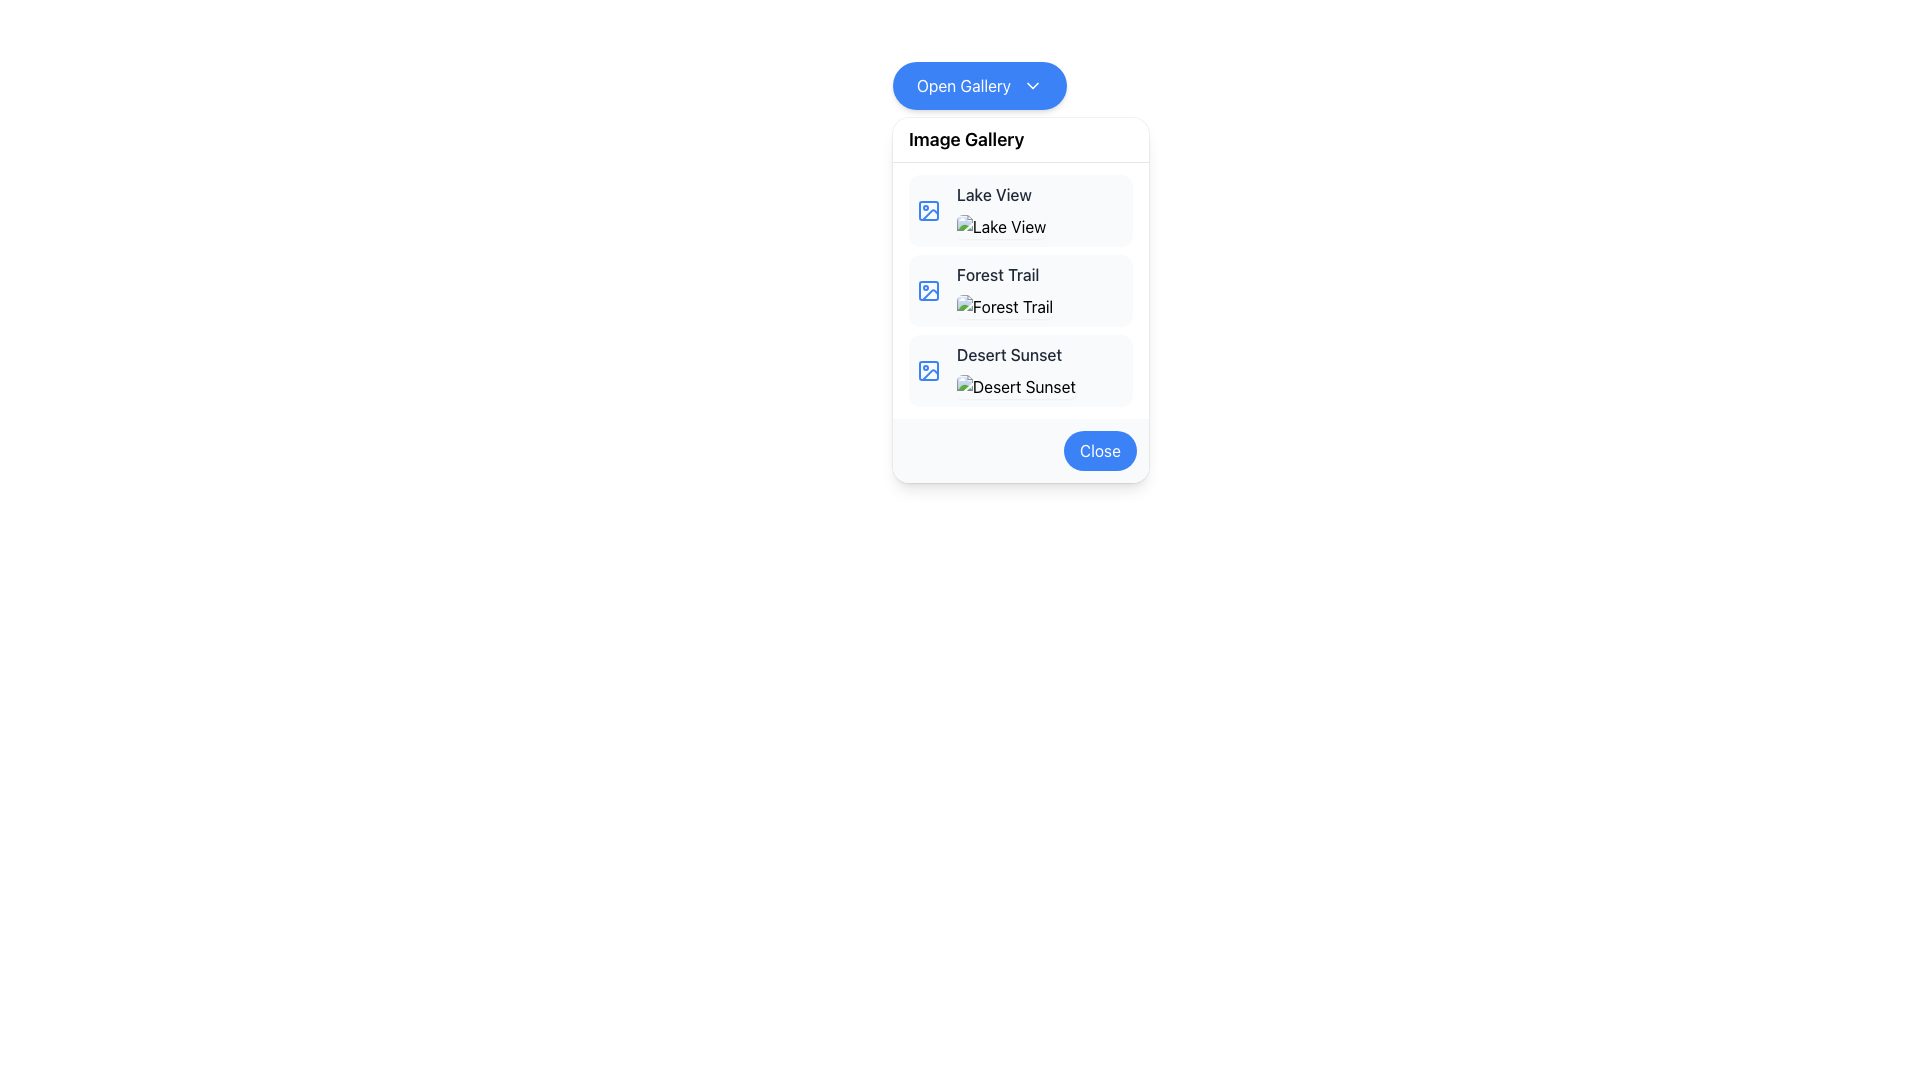 The height and width of the screenshot is (1080, 1920). What do you see at coordinates (1005, 290) in the screenshot?
I see `the image placeholder of the 'Forest Trail' element, which is the second item in the vertically arranged gallery list` at bounding box center [1005, 290].